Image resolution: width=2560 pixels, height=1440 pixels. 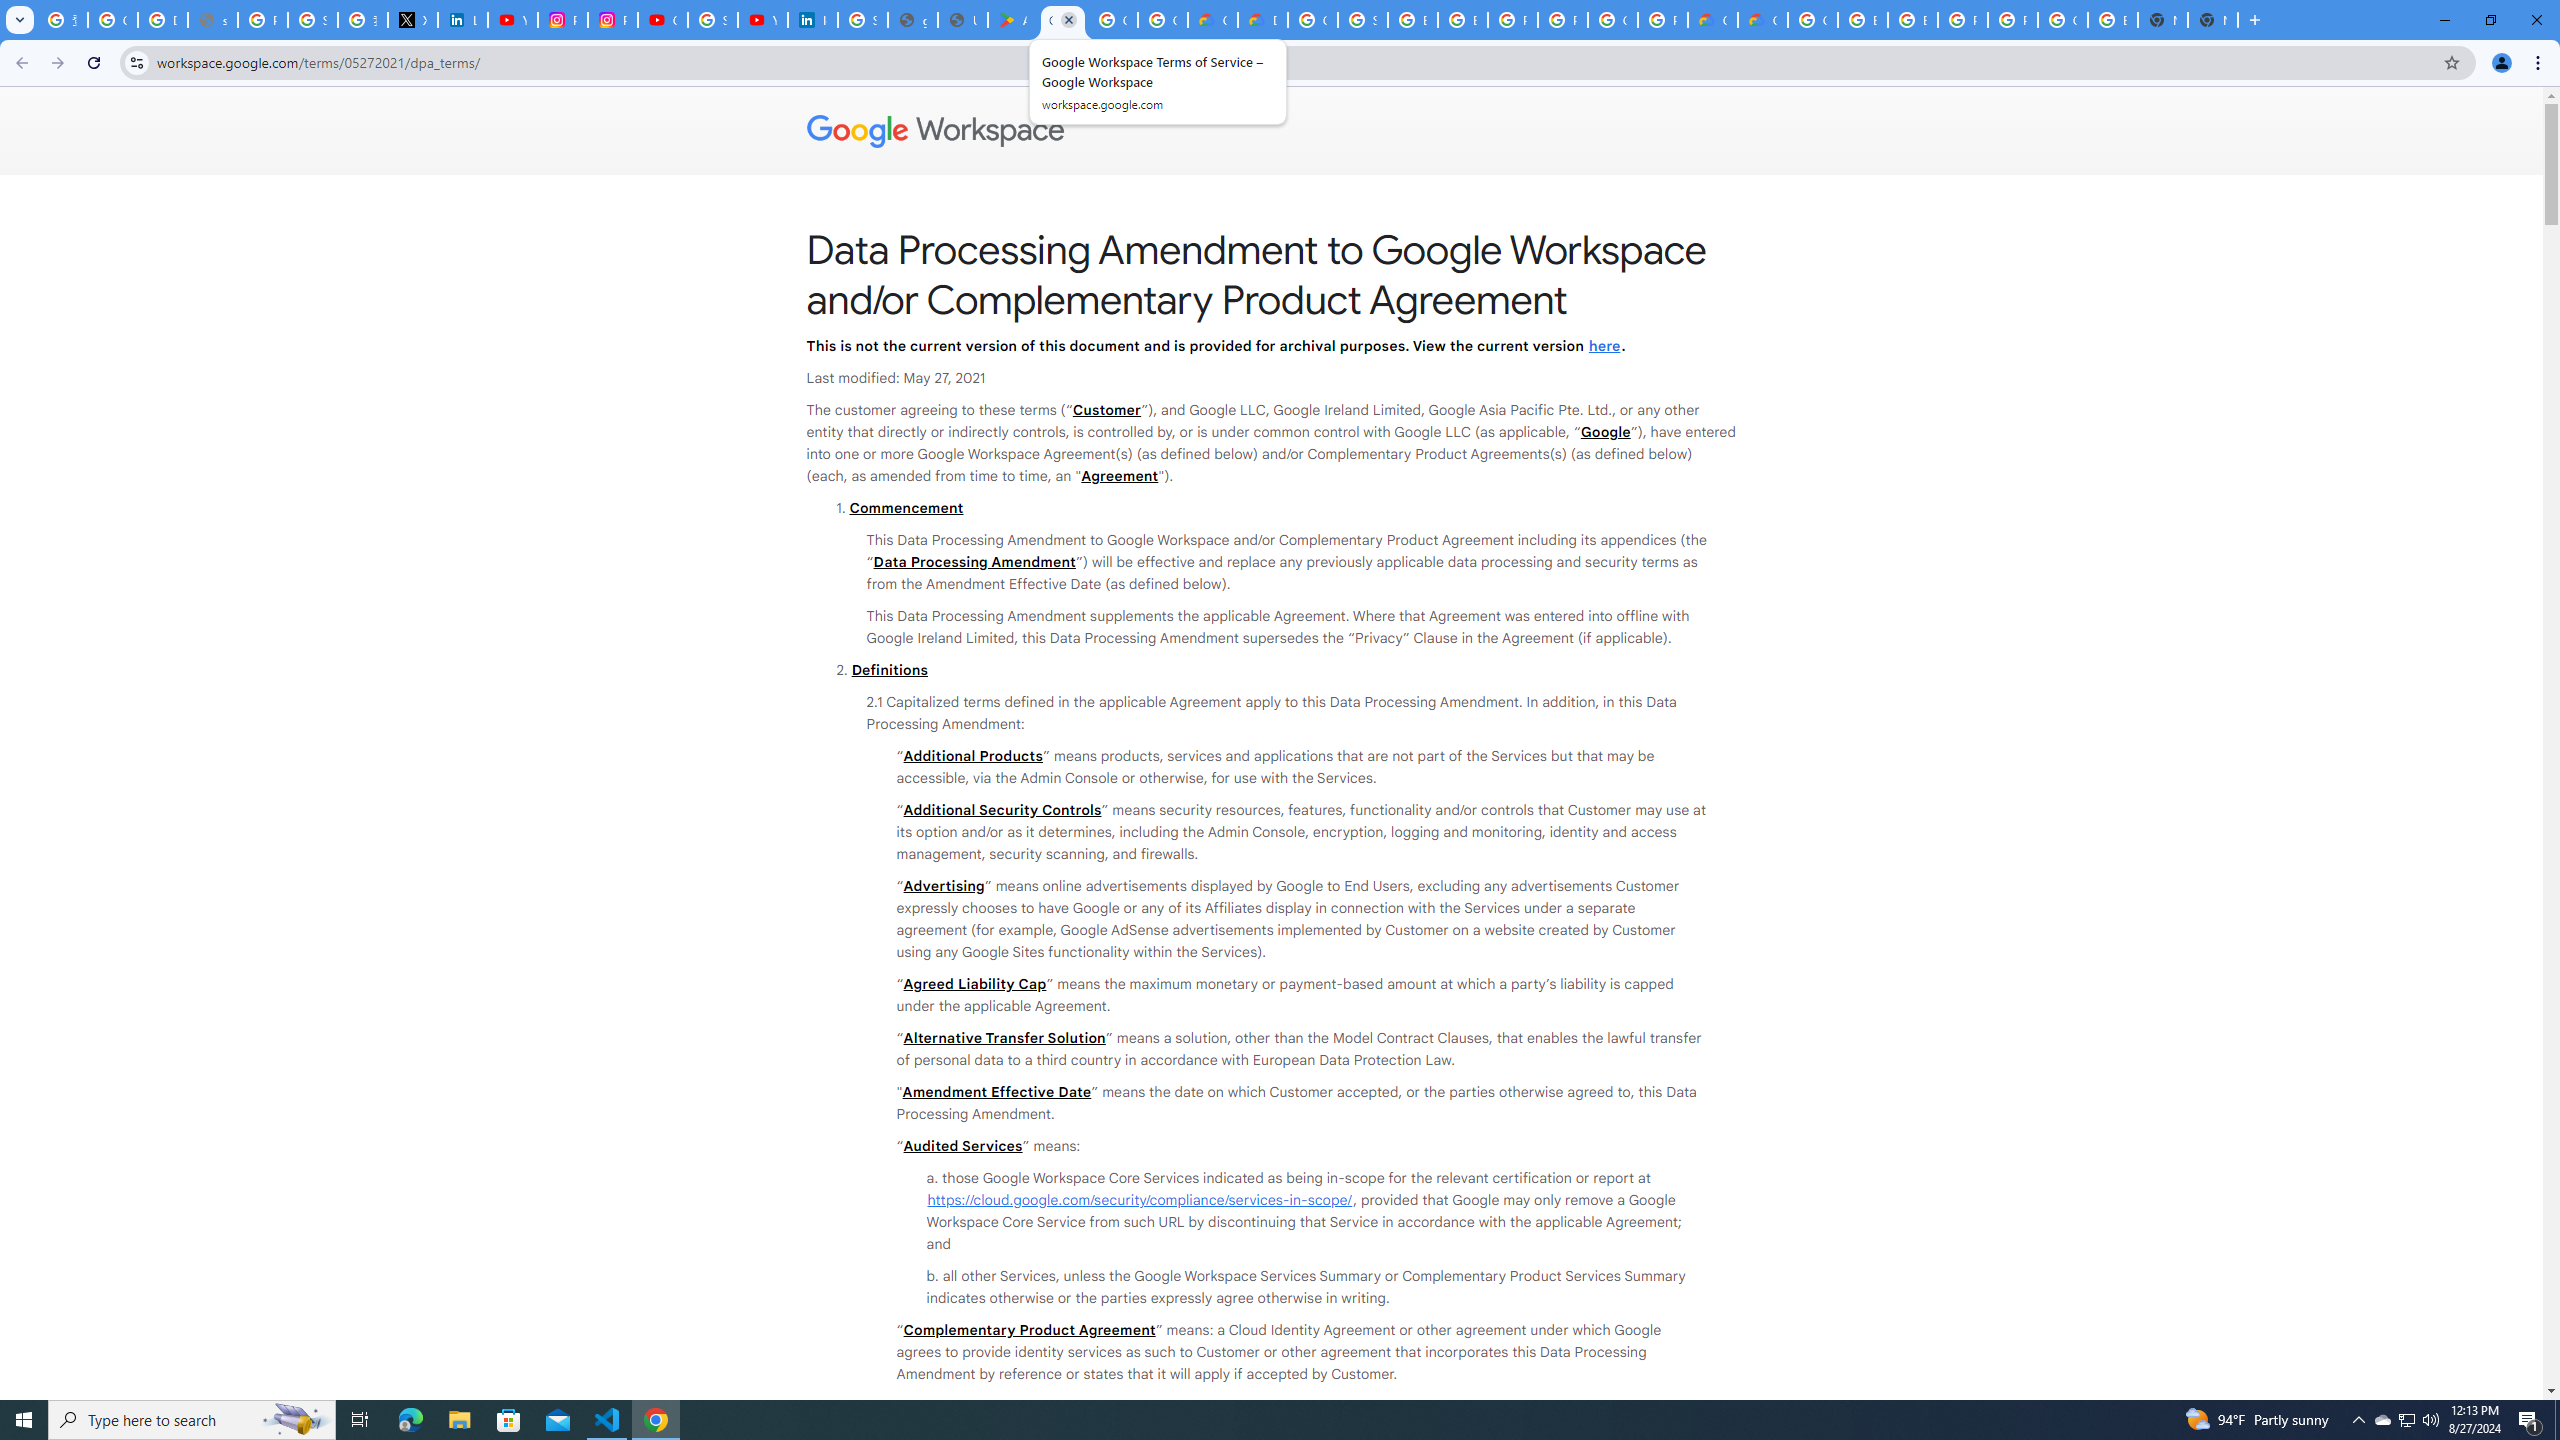 I want to click on 'Google Cloud Platform', so click(x=1811, y=19).